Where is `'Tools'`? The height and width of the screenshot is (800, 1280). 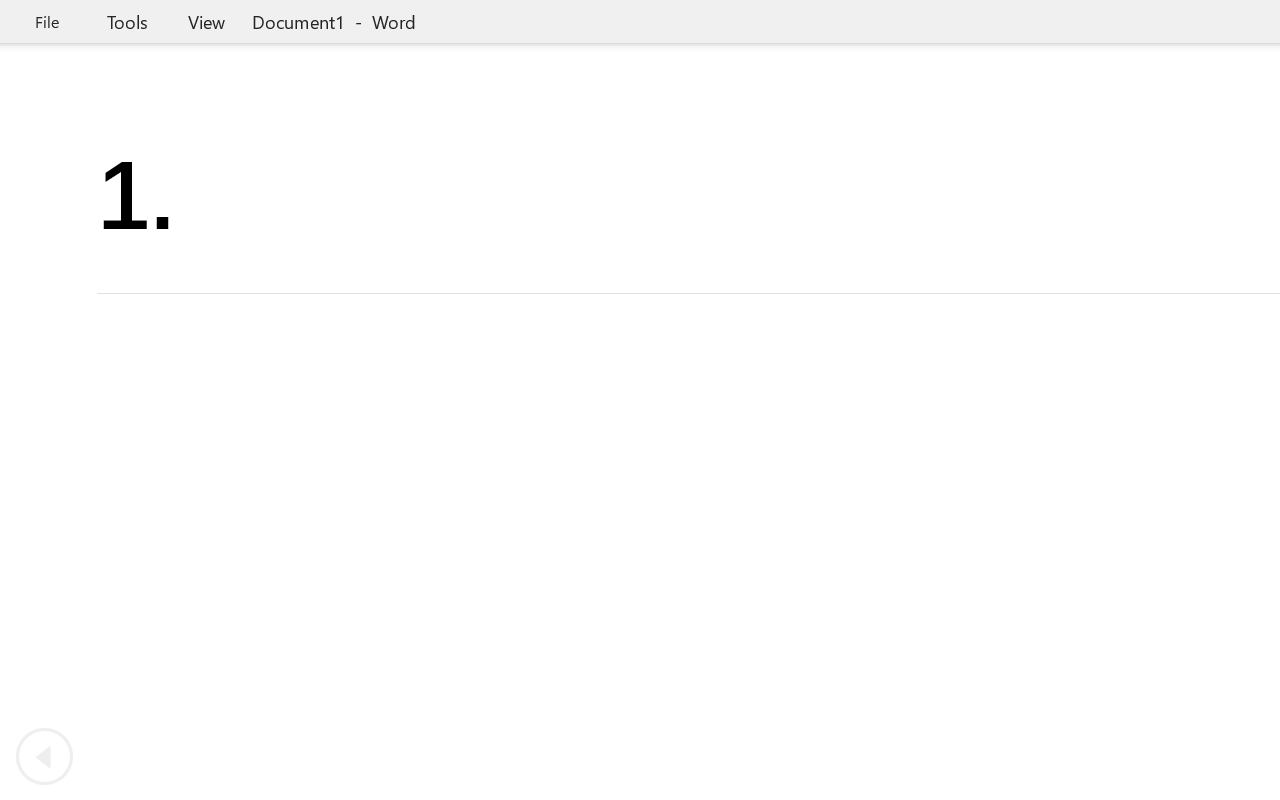
'Tools' is located at coordinates (126, 21).